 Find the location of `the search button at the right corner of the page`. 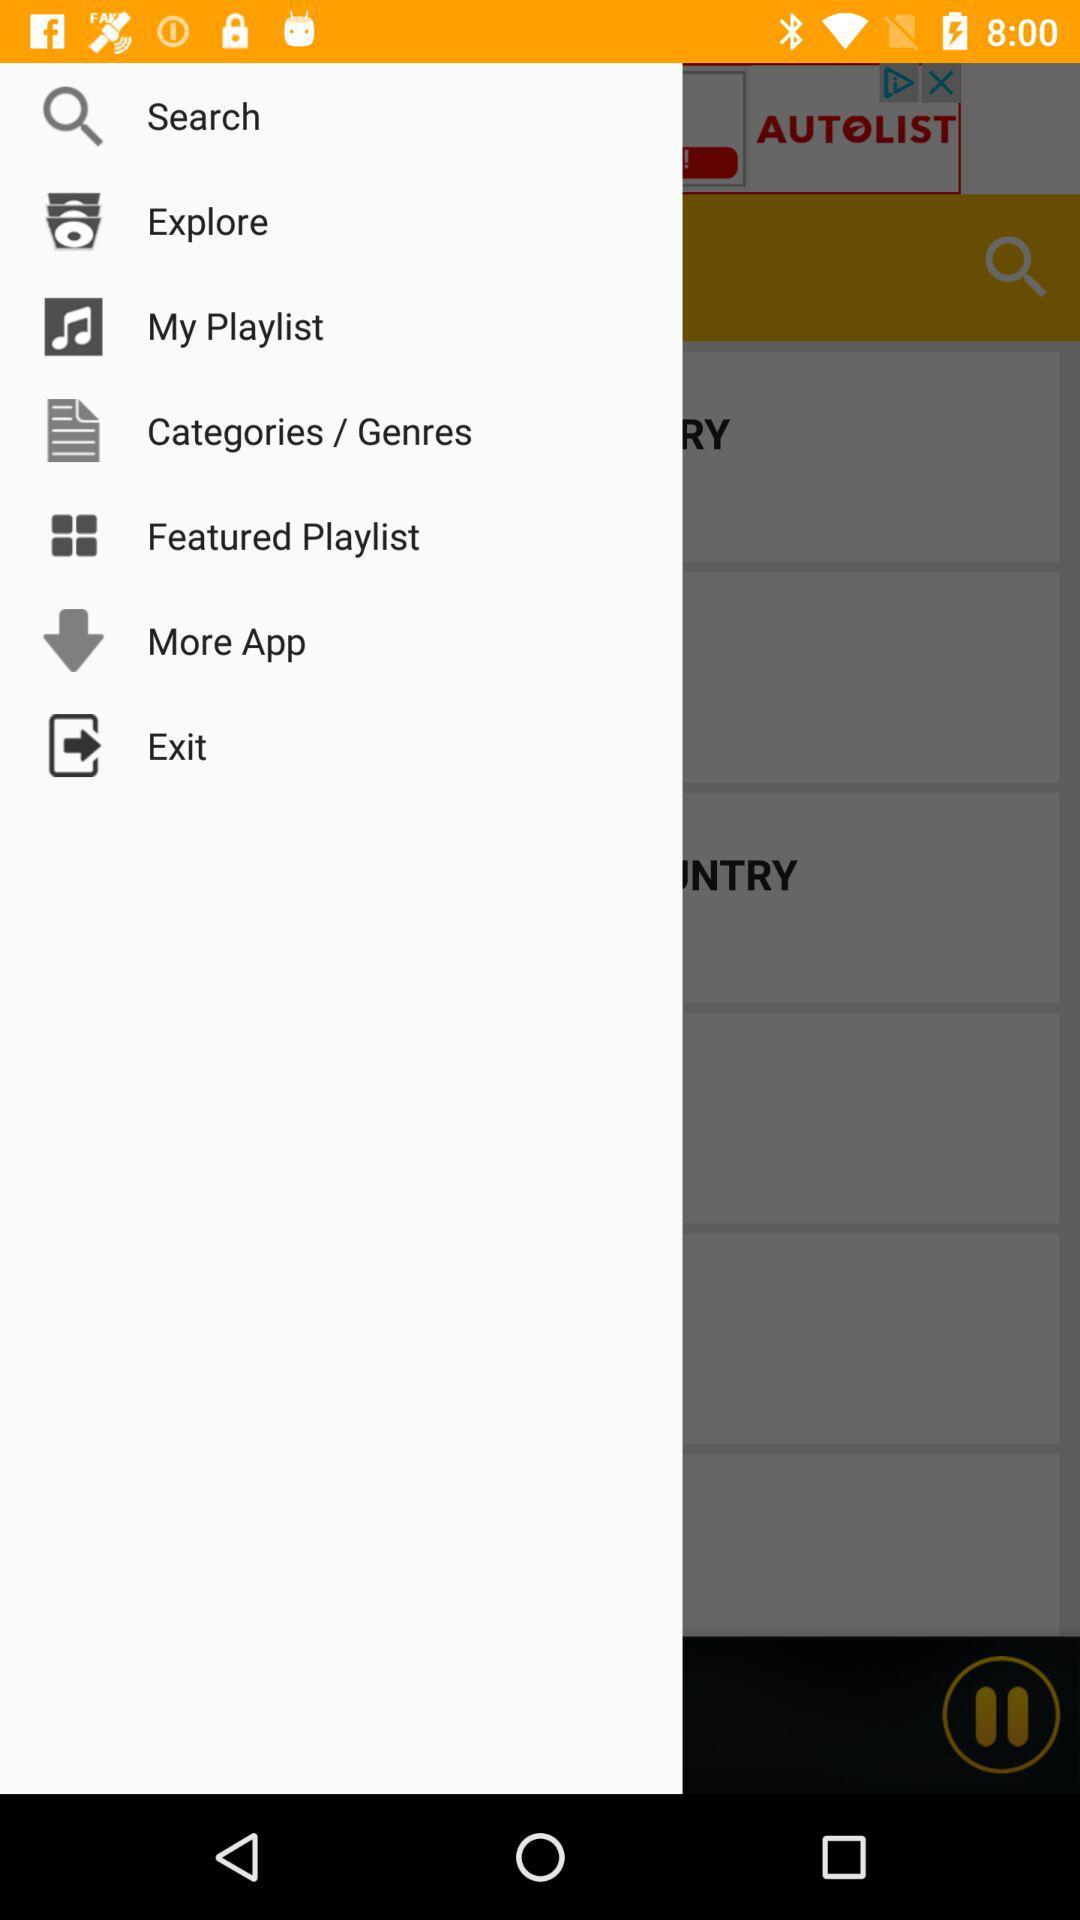

the search button at the right corner of the page is located at coordinates (1017, 267).